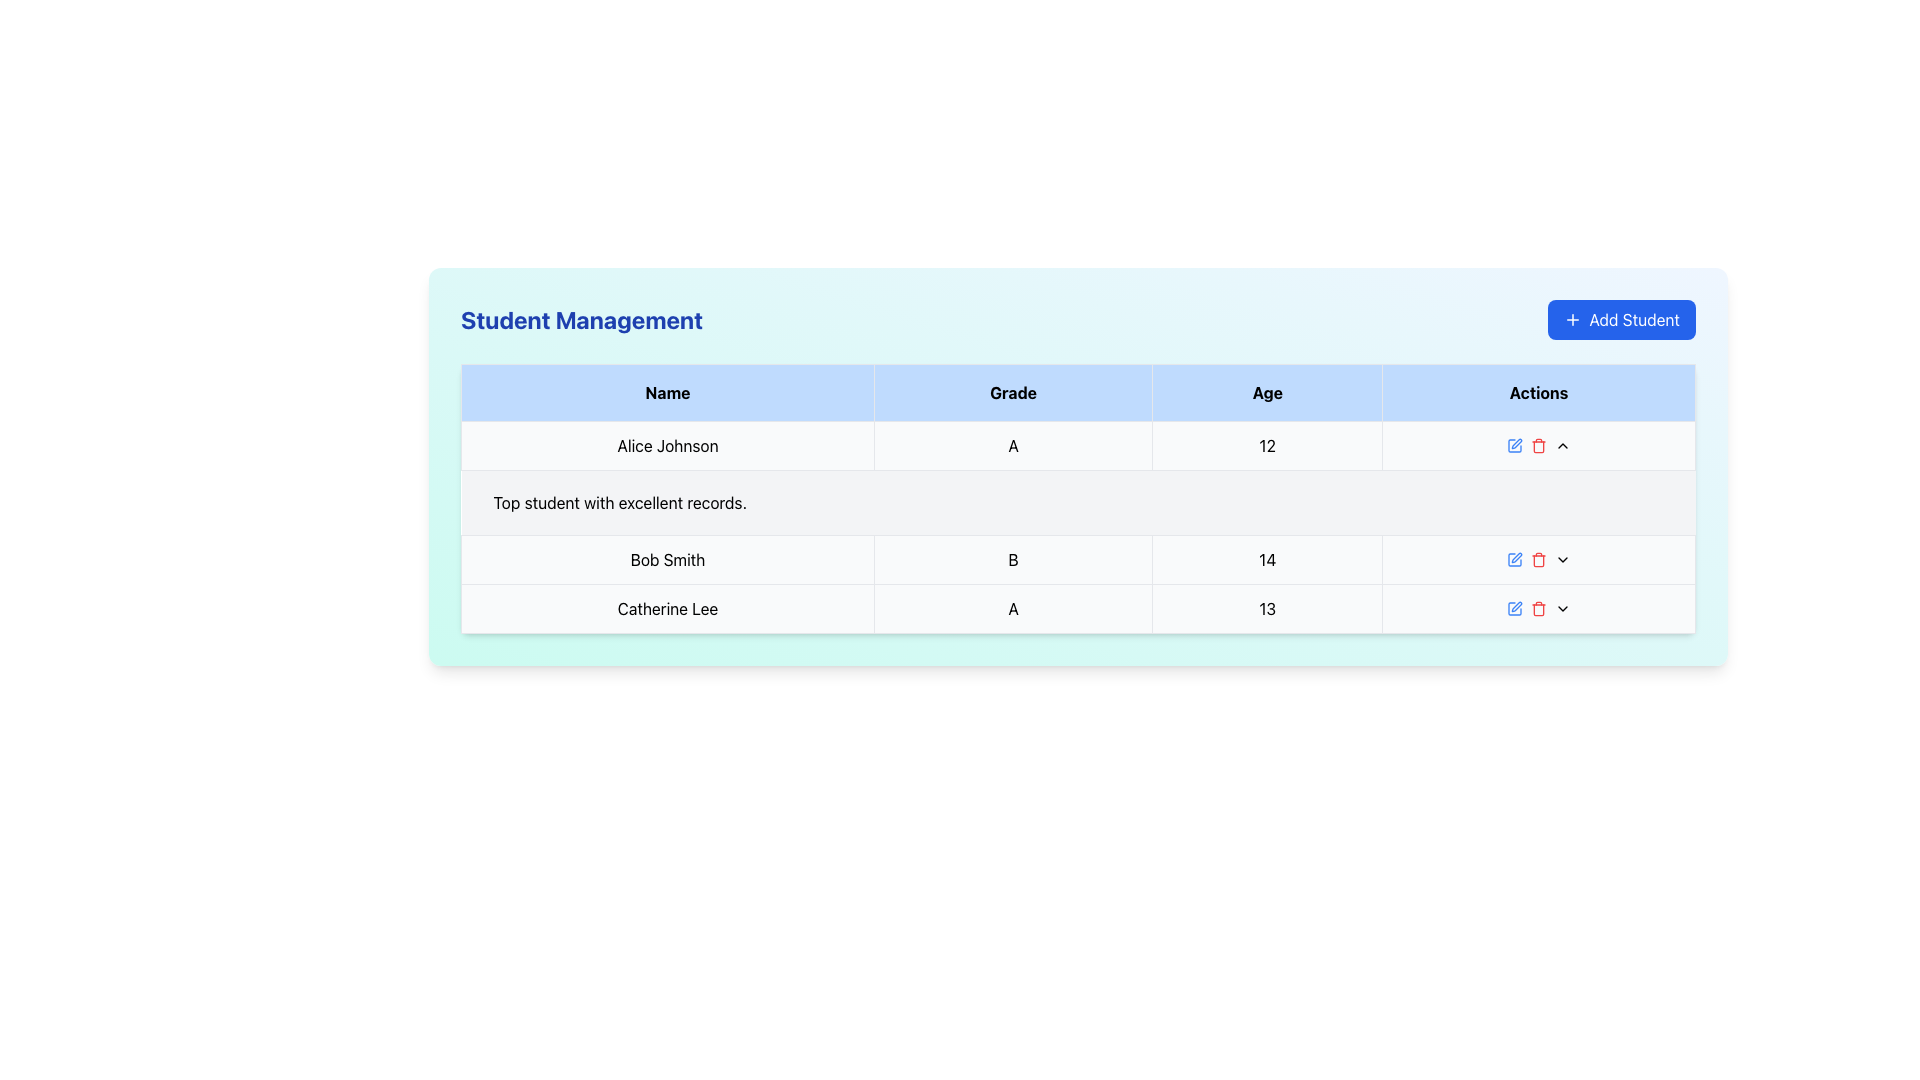 The image size is (1920, 1080). What do you see at coordinates (1515, 445) in the screenshot?
I see `the small blue pencil icon in the 'Actions' column of the table under 'Student Management'` at bounding box center [1515, 445].